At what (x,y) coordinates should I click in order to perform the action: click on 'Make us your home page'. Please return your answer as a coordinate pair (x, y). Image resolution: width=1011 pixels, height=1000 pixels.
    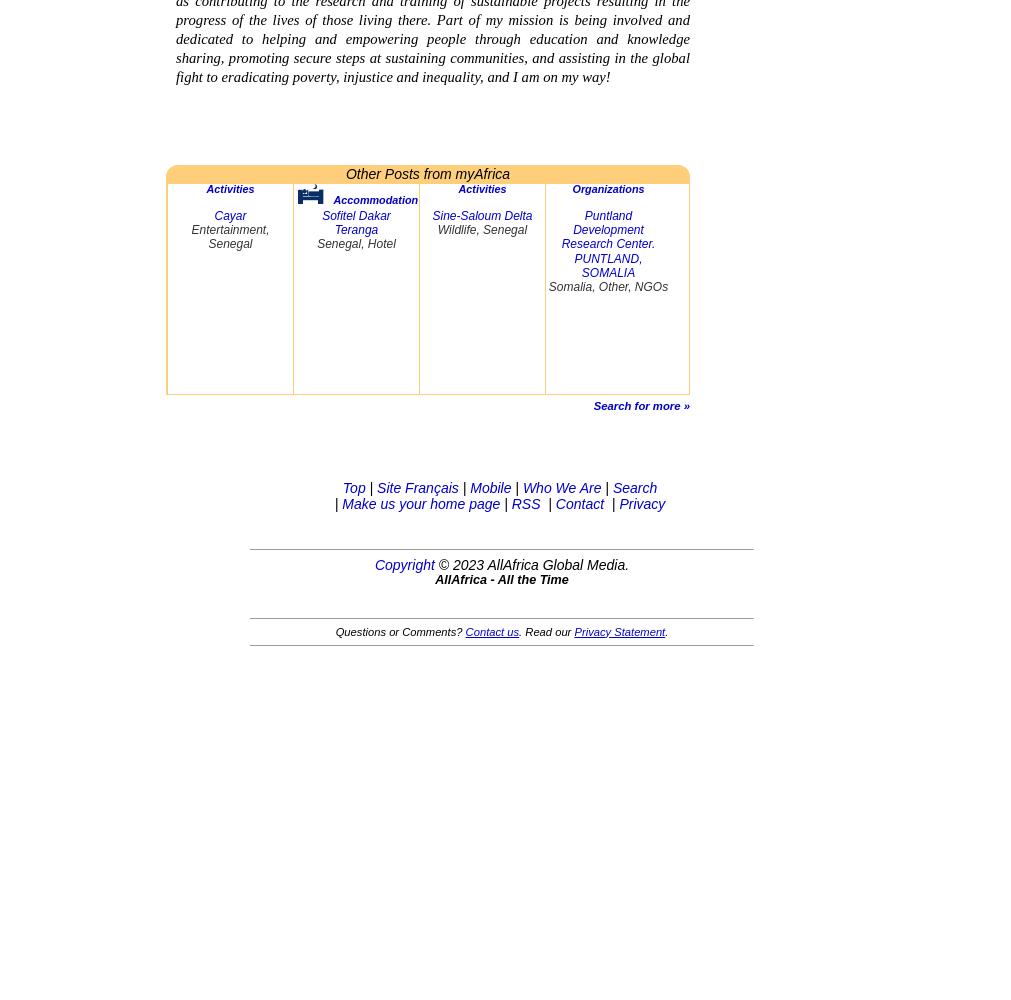
    Looking at the image, I should click on (419, 503).